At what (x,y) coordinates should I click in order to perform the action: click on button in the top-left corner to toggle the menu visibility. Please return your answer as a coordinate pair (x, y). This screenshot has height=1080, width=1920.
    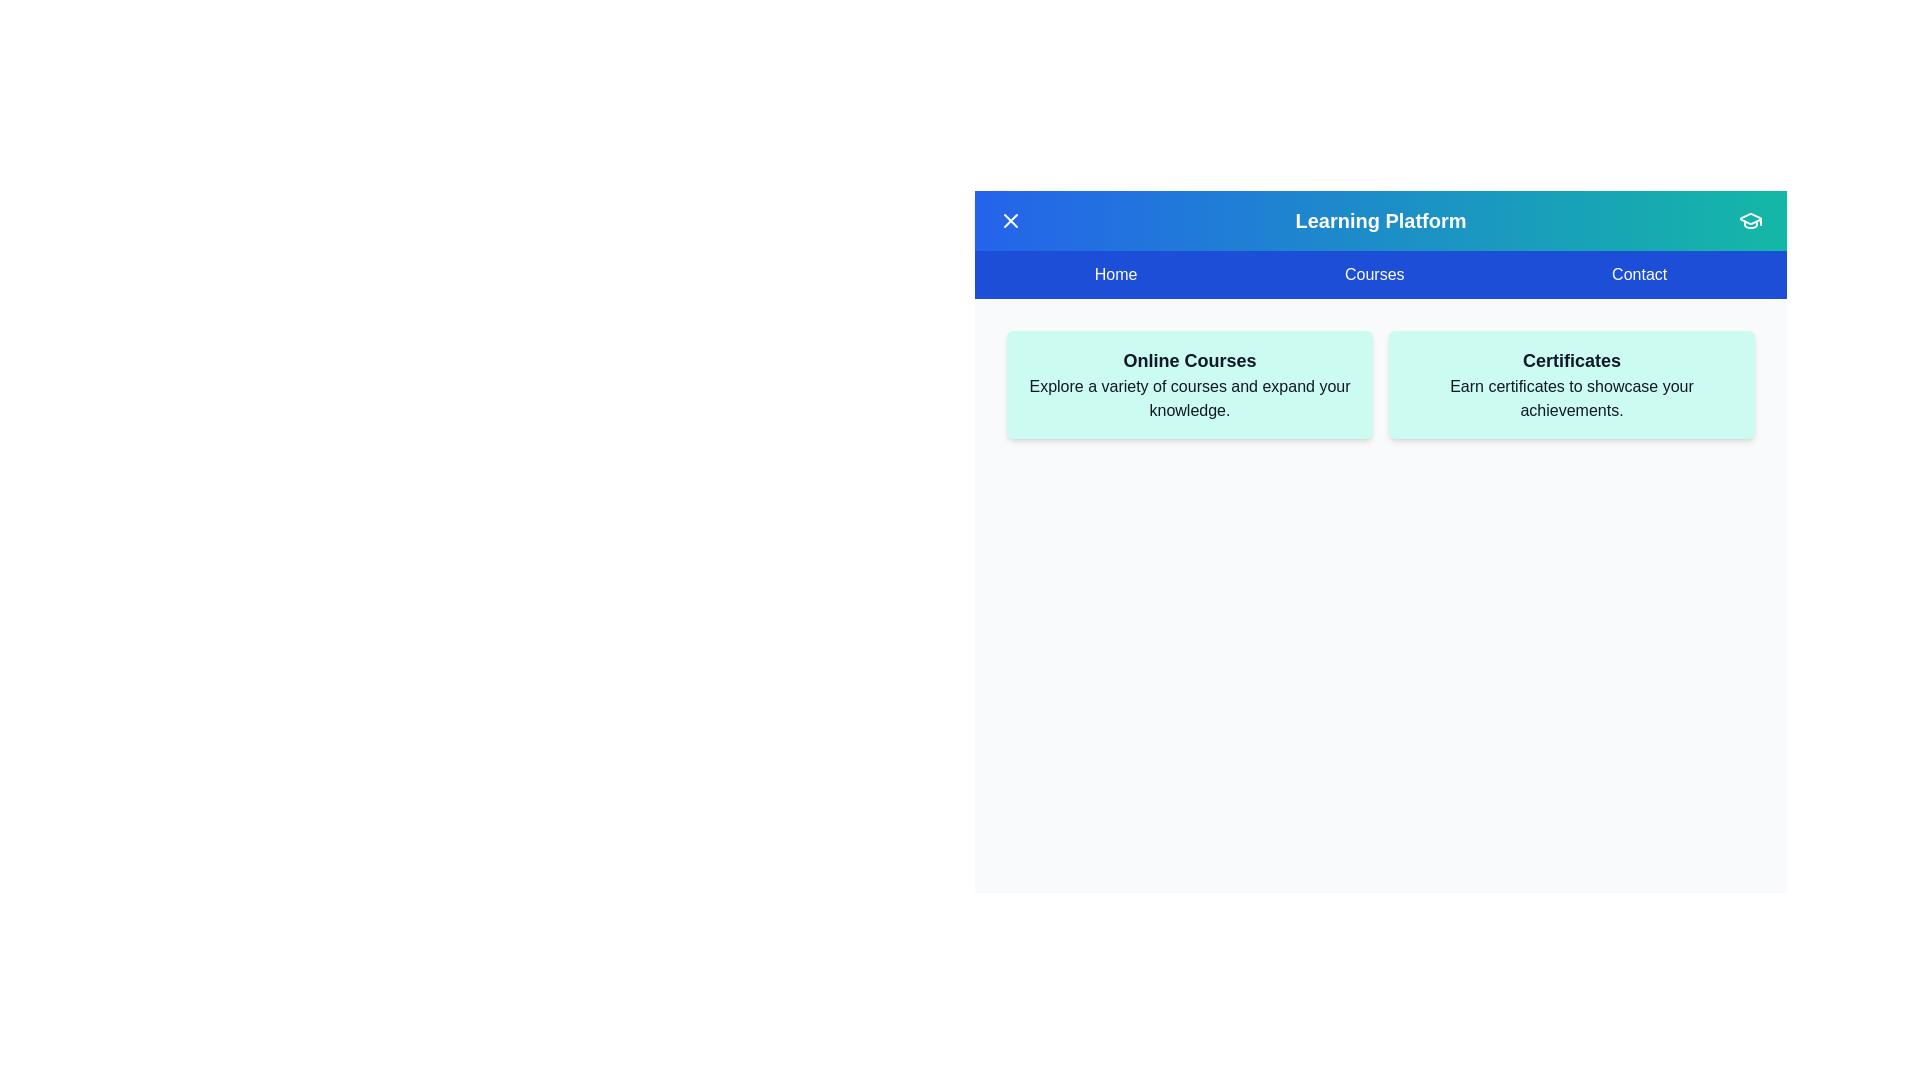
    Looking at the image, I should click on (1011, 220).